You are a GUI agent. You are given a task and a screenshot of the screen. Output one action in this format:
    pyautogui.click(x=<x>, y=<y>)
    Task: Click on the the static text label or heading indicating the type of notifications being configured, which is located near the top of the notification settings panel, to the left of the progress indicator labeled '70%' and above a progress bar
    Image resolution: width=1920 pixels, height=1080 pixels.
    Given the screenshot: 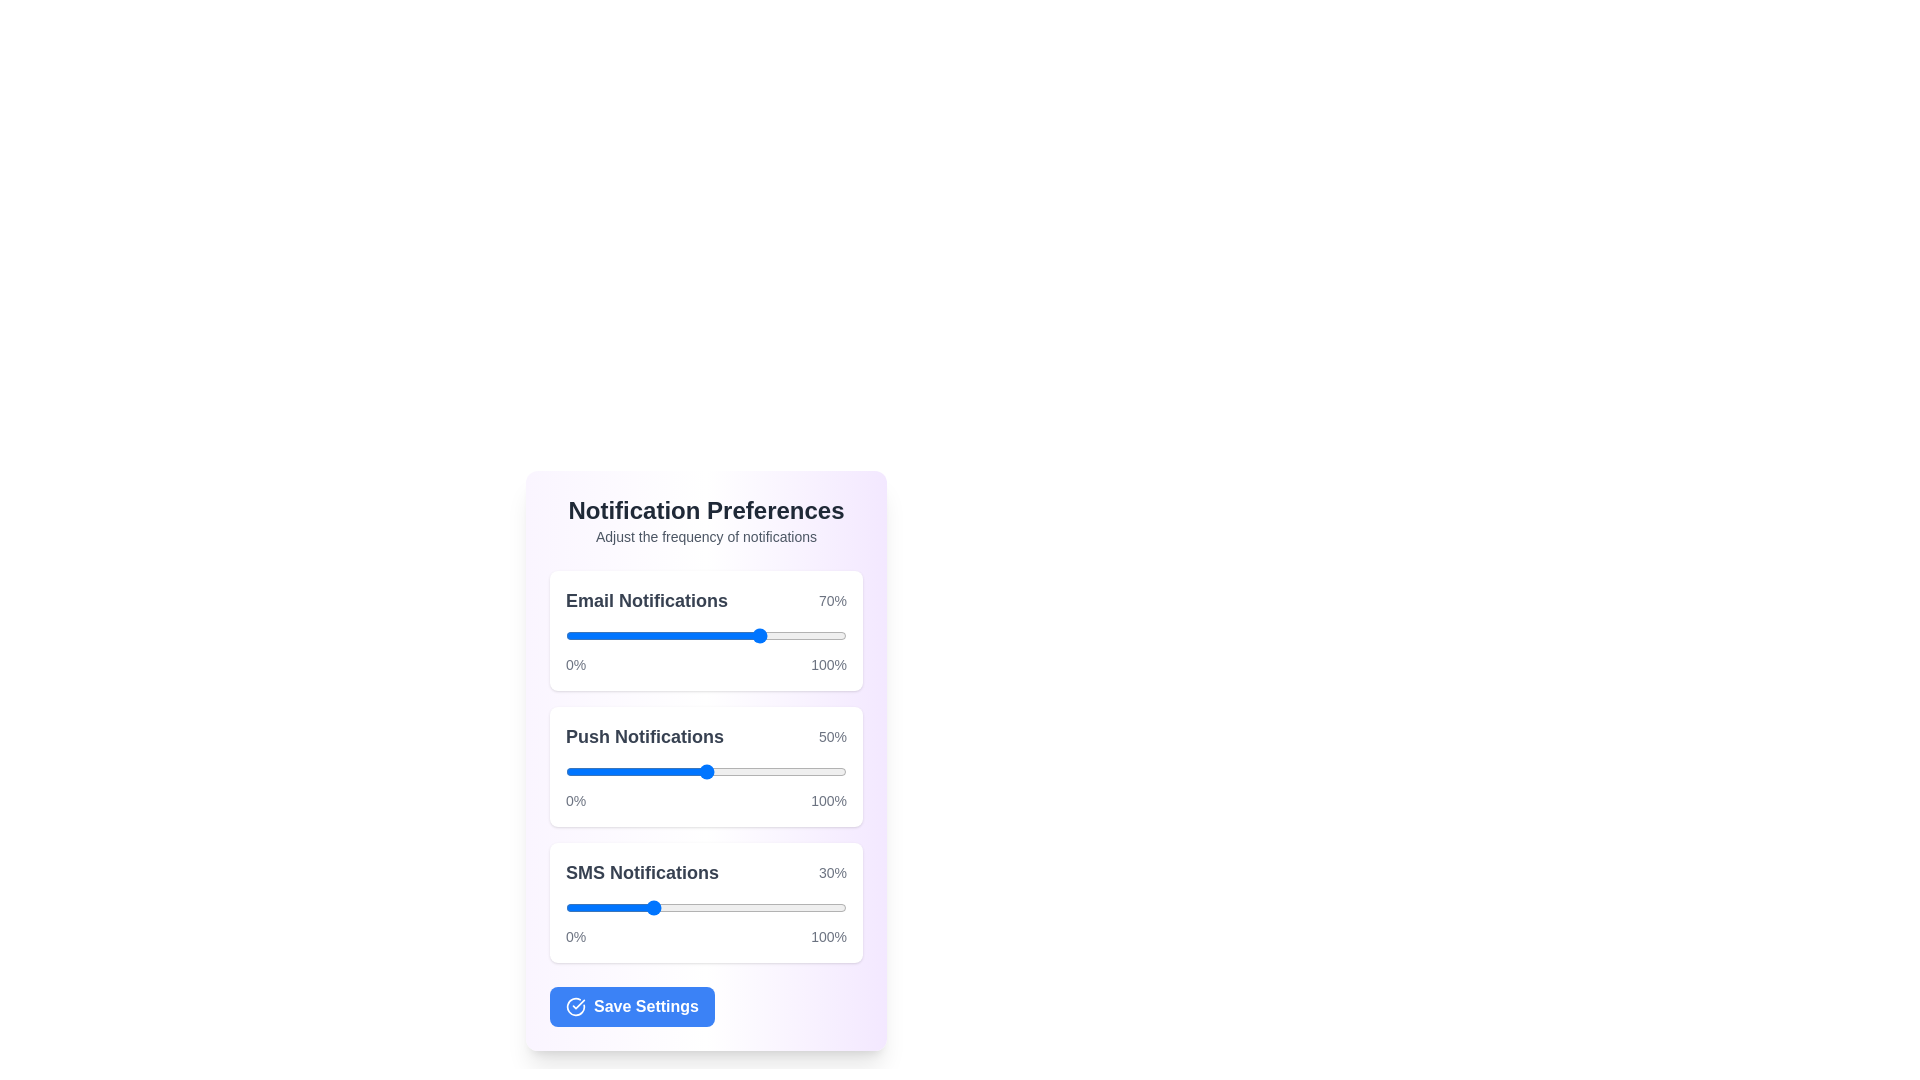 What is the action you would take?
    pyautogui.click(x=647, y=600)
    